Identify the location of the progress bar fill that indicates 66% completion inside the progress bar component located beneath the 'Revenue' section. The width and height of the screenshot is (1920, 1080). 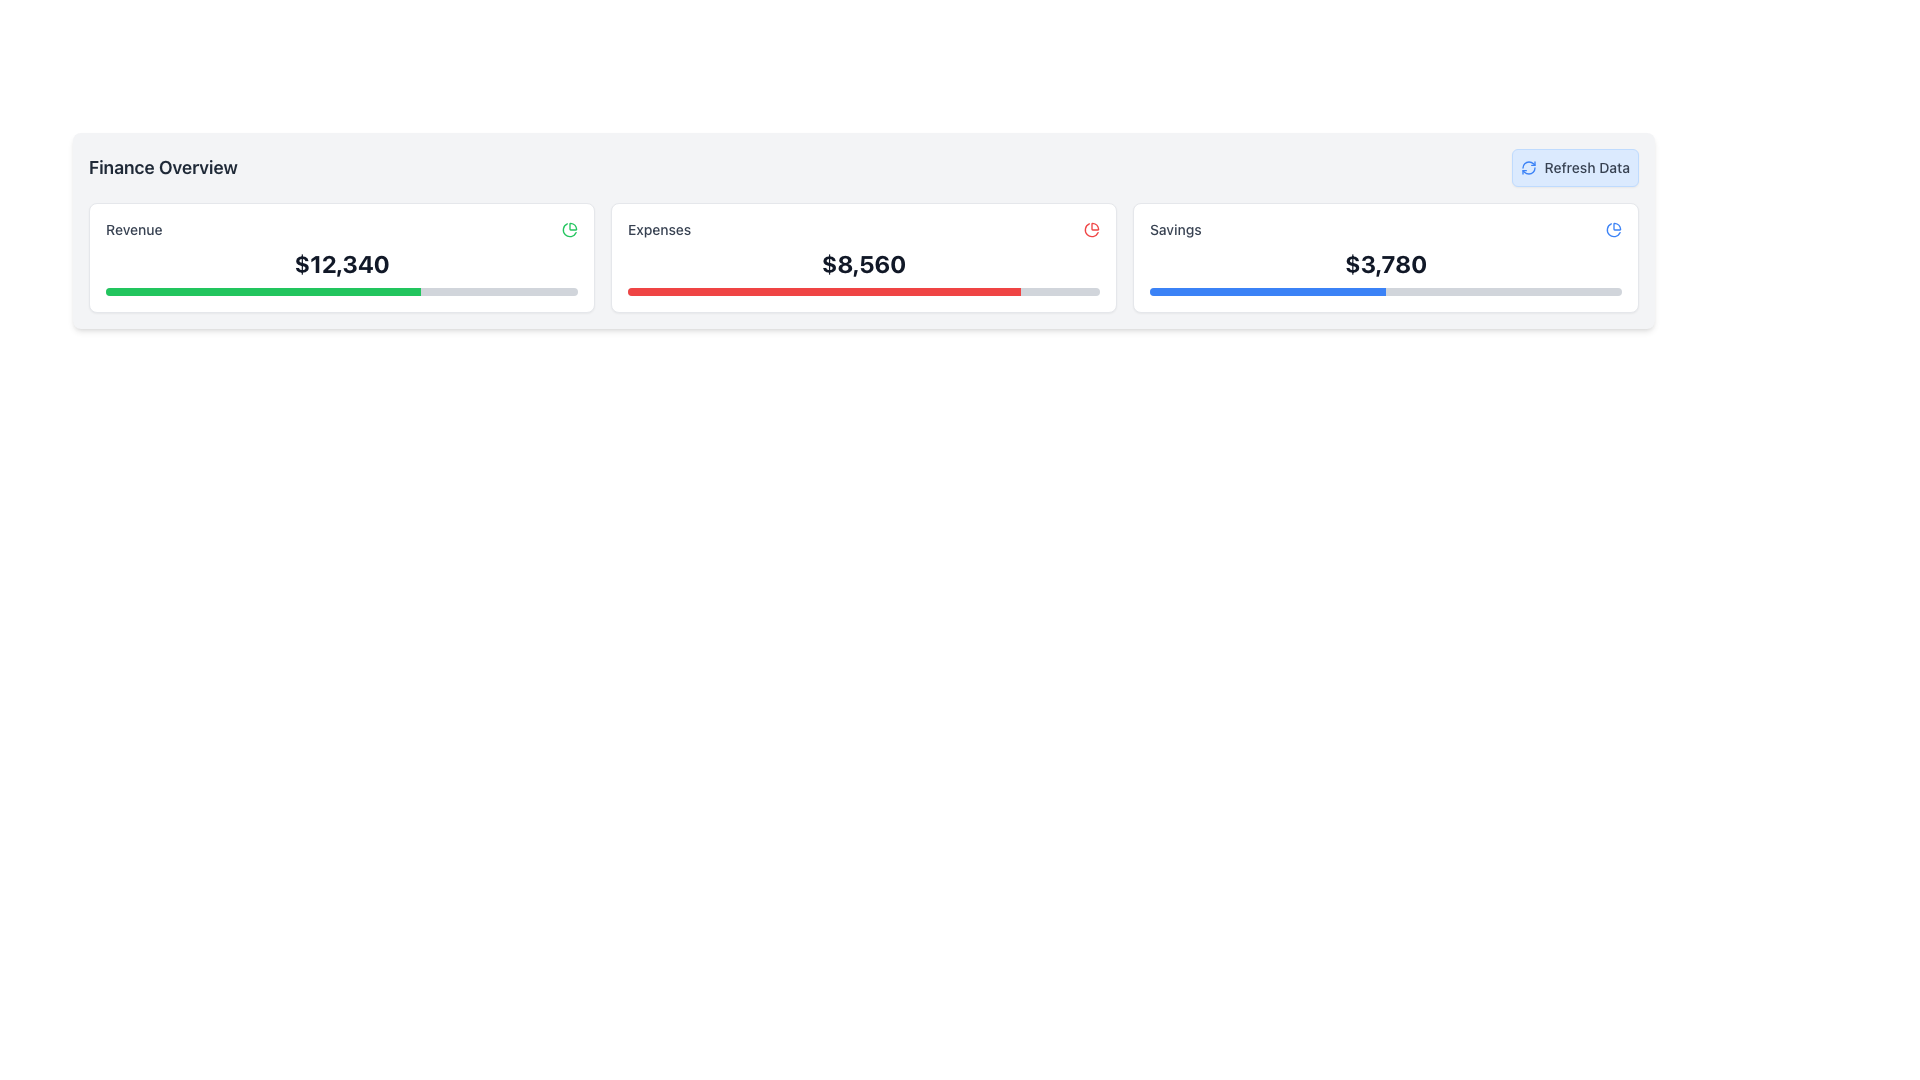
(262, 292).